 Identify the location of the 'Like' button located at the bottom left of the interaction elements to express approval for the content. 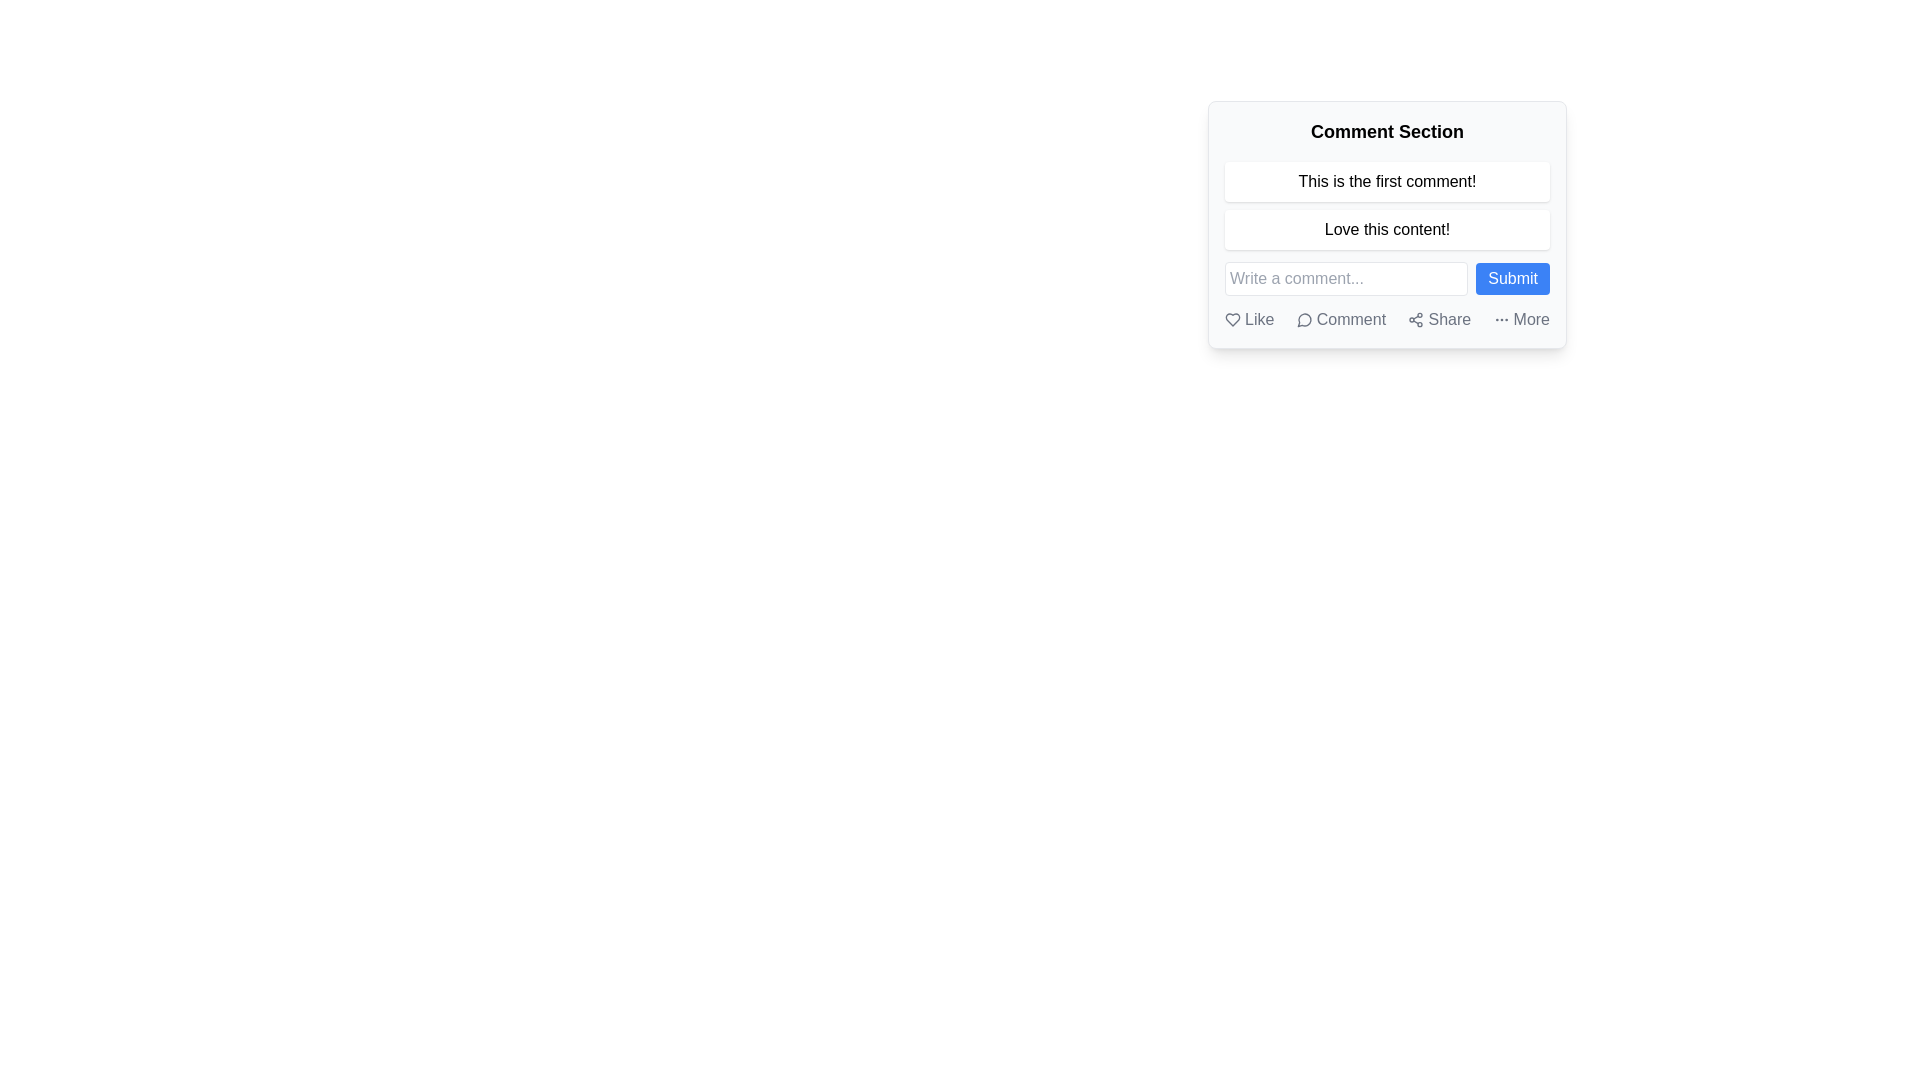
(1248, 319).